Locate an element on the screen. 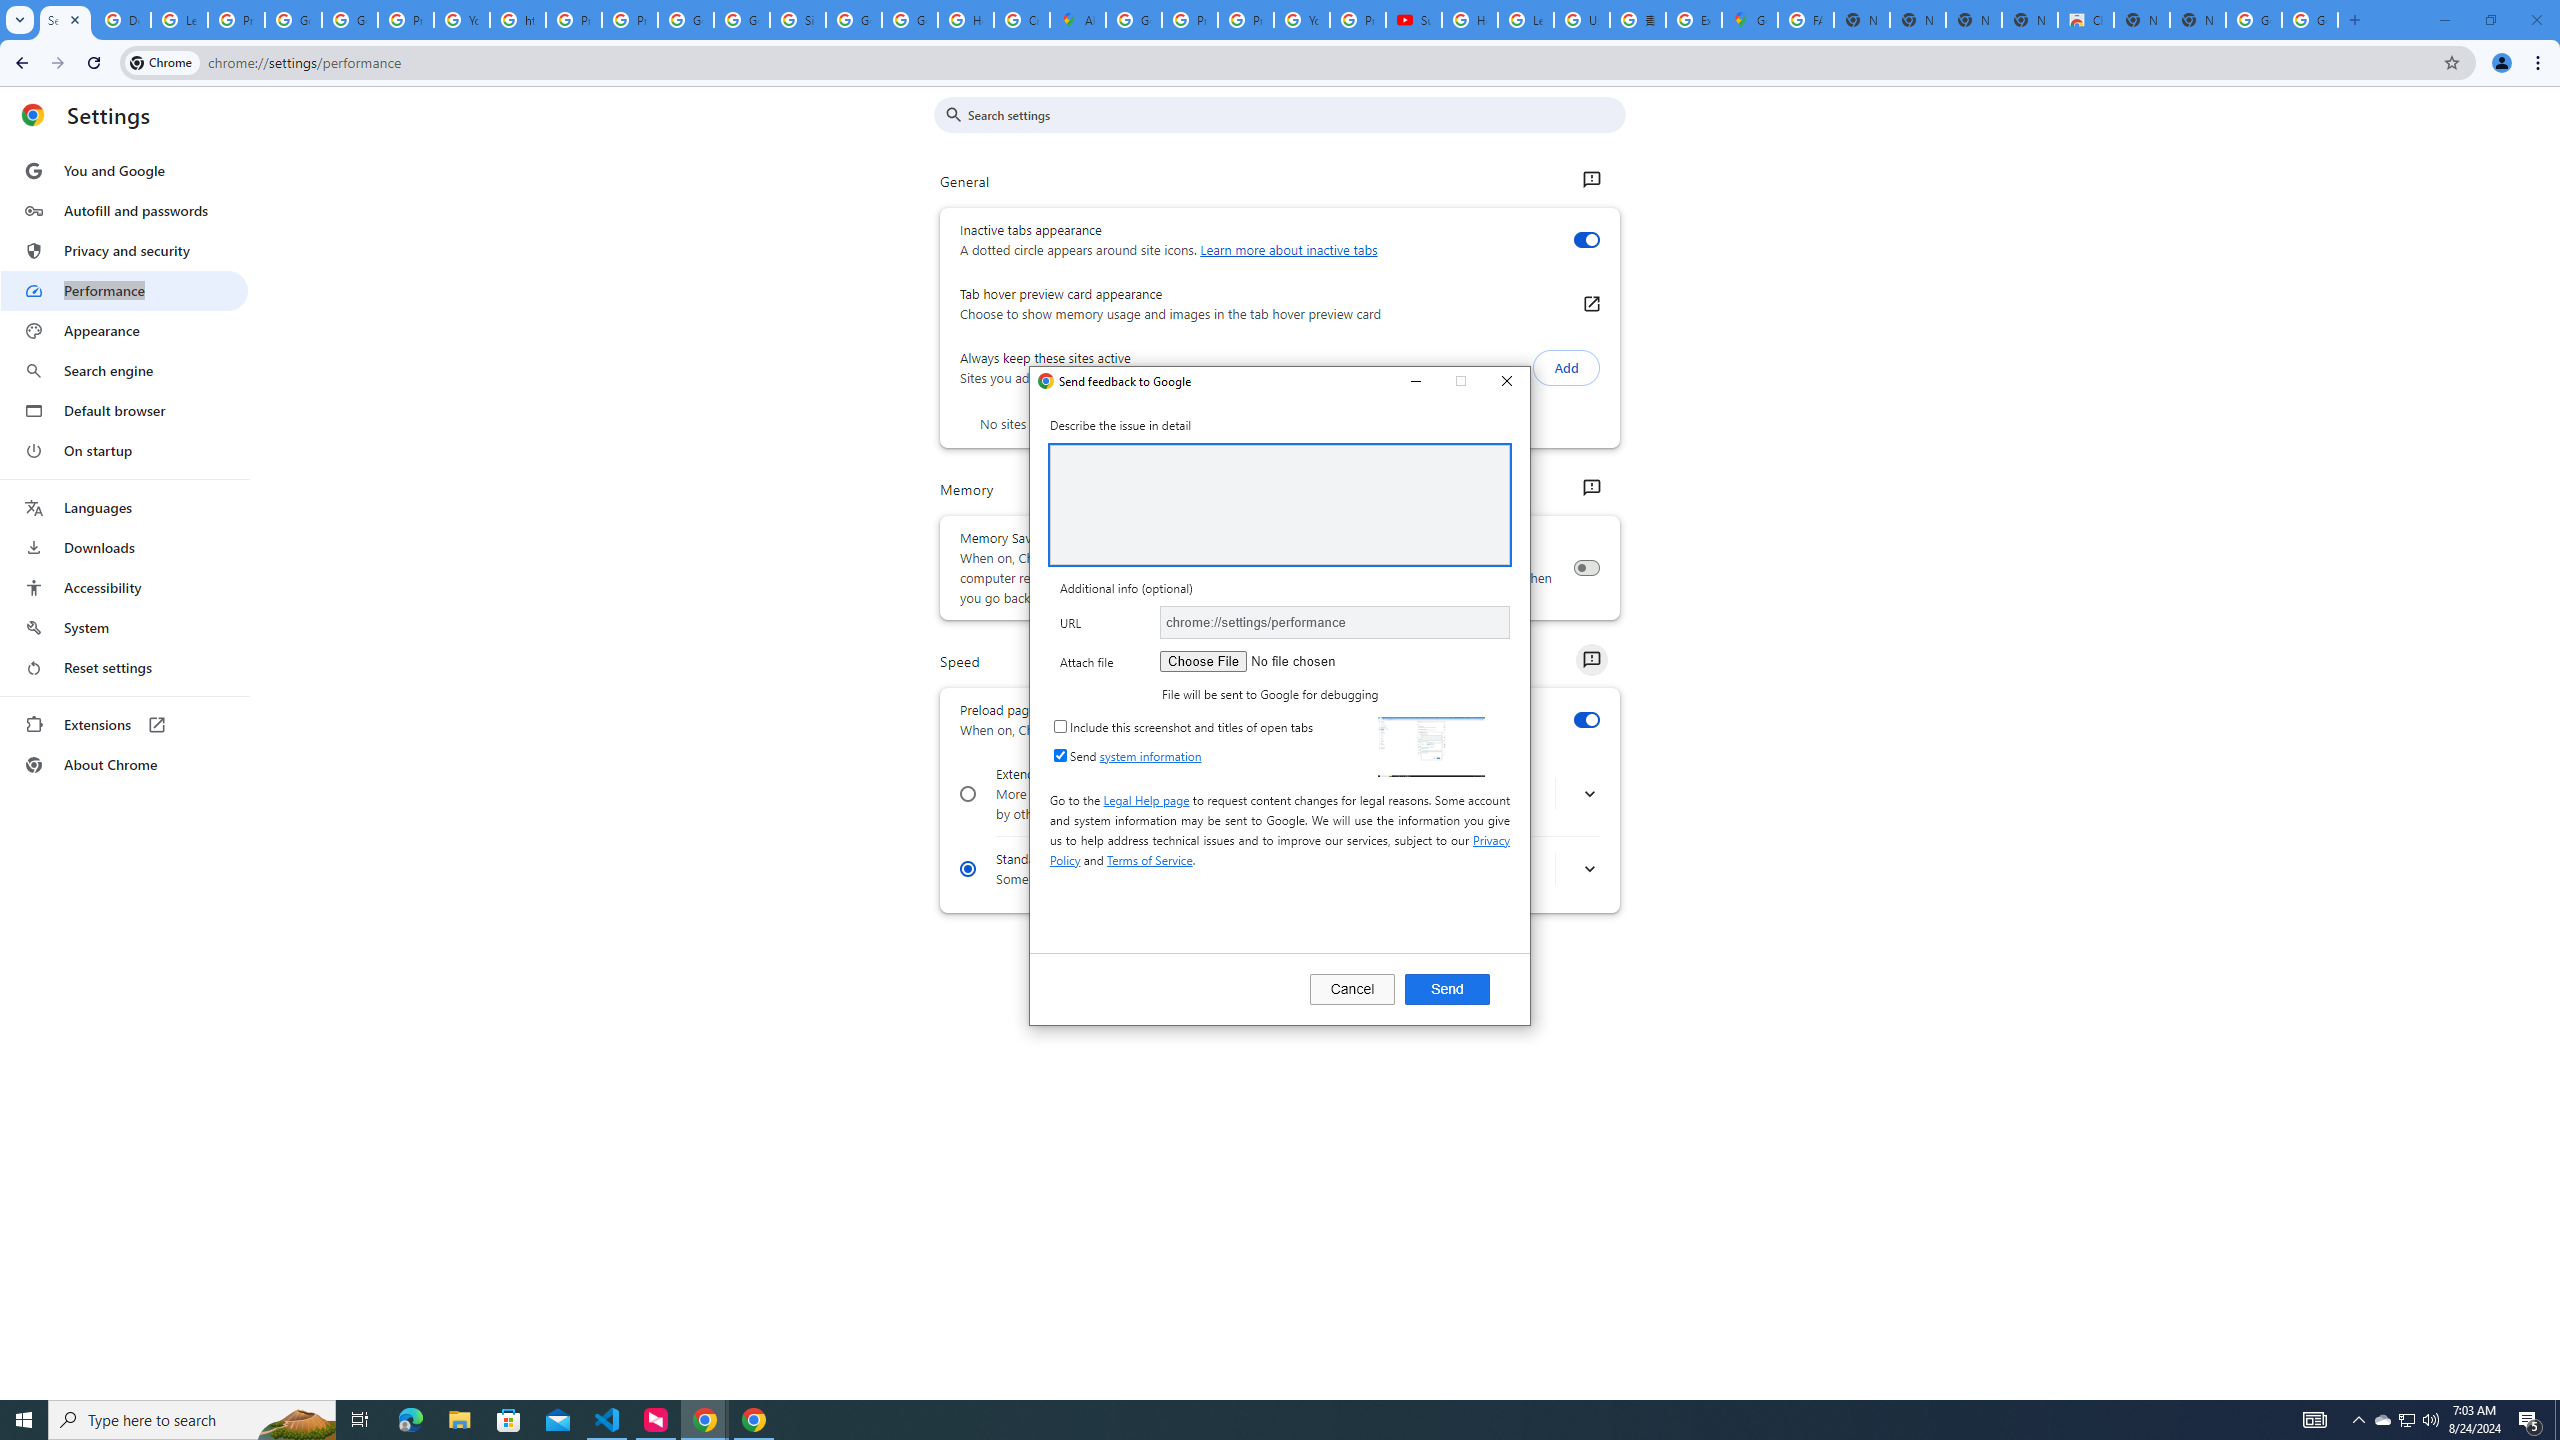  'Google Maps' is located at coordinates (1748, 19).